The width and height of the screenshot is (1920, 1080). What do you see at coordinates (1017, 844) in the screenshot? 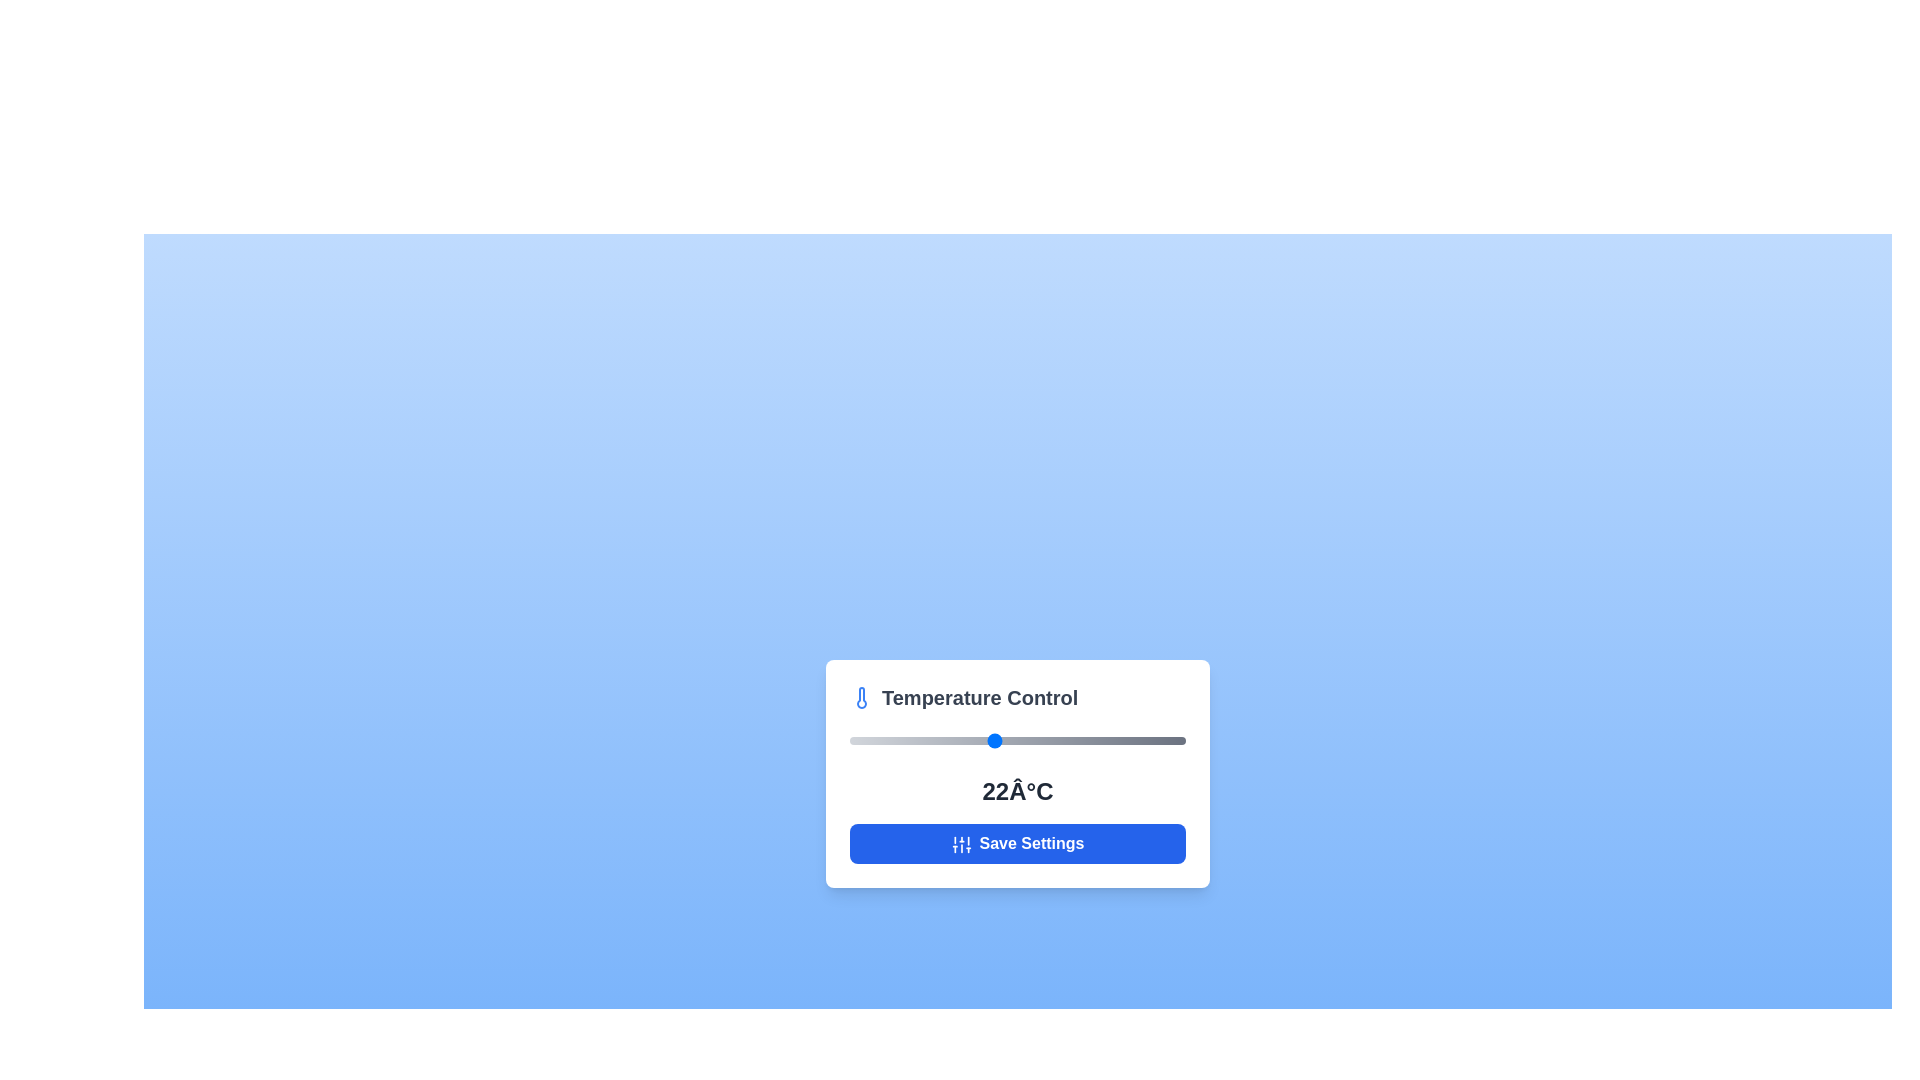
I see `the 'Save Settings' button to save the current temperature setting` at bounding box center [1017, 844].